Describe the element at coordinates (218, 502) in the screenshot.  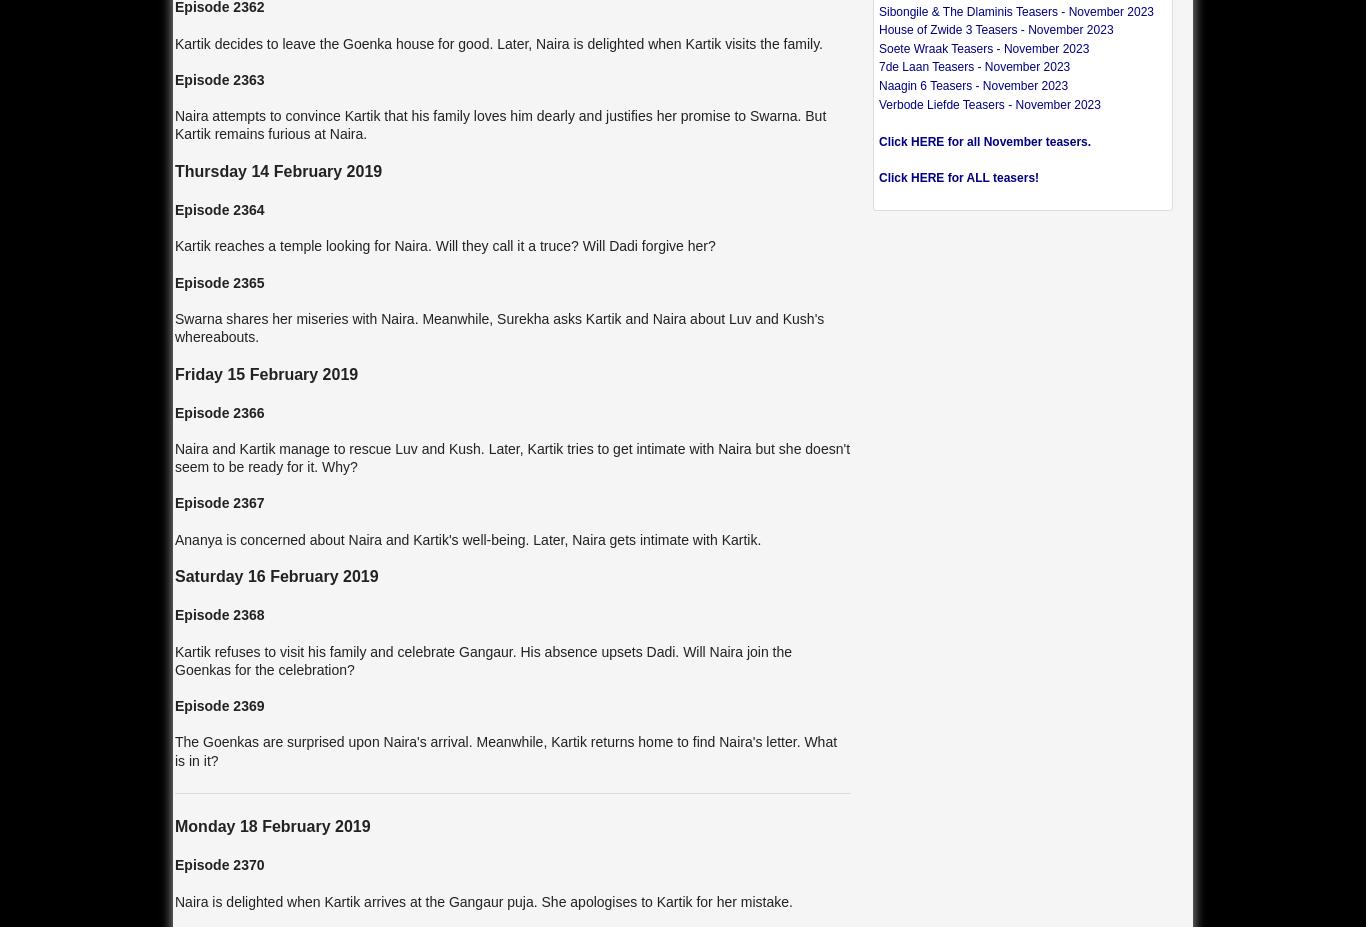
I see `'Episode 2367'` at that location.